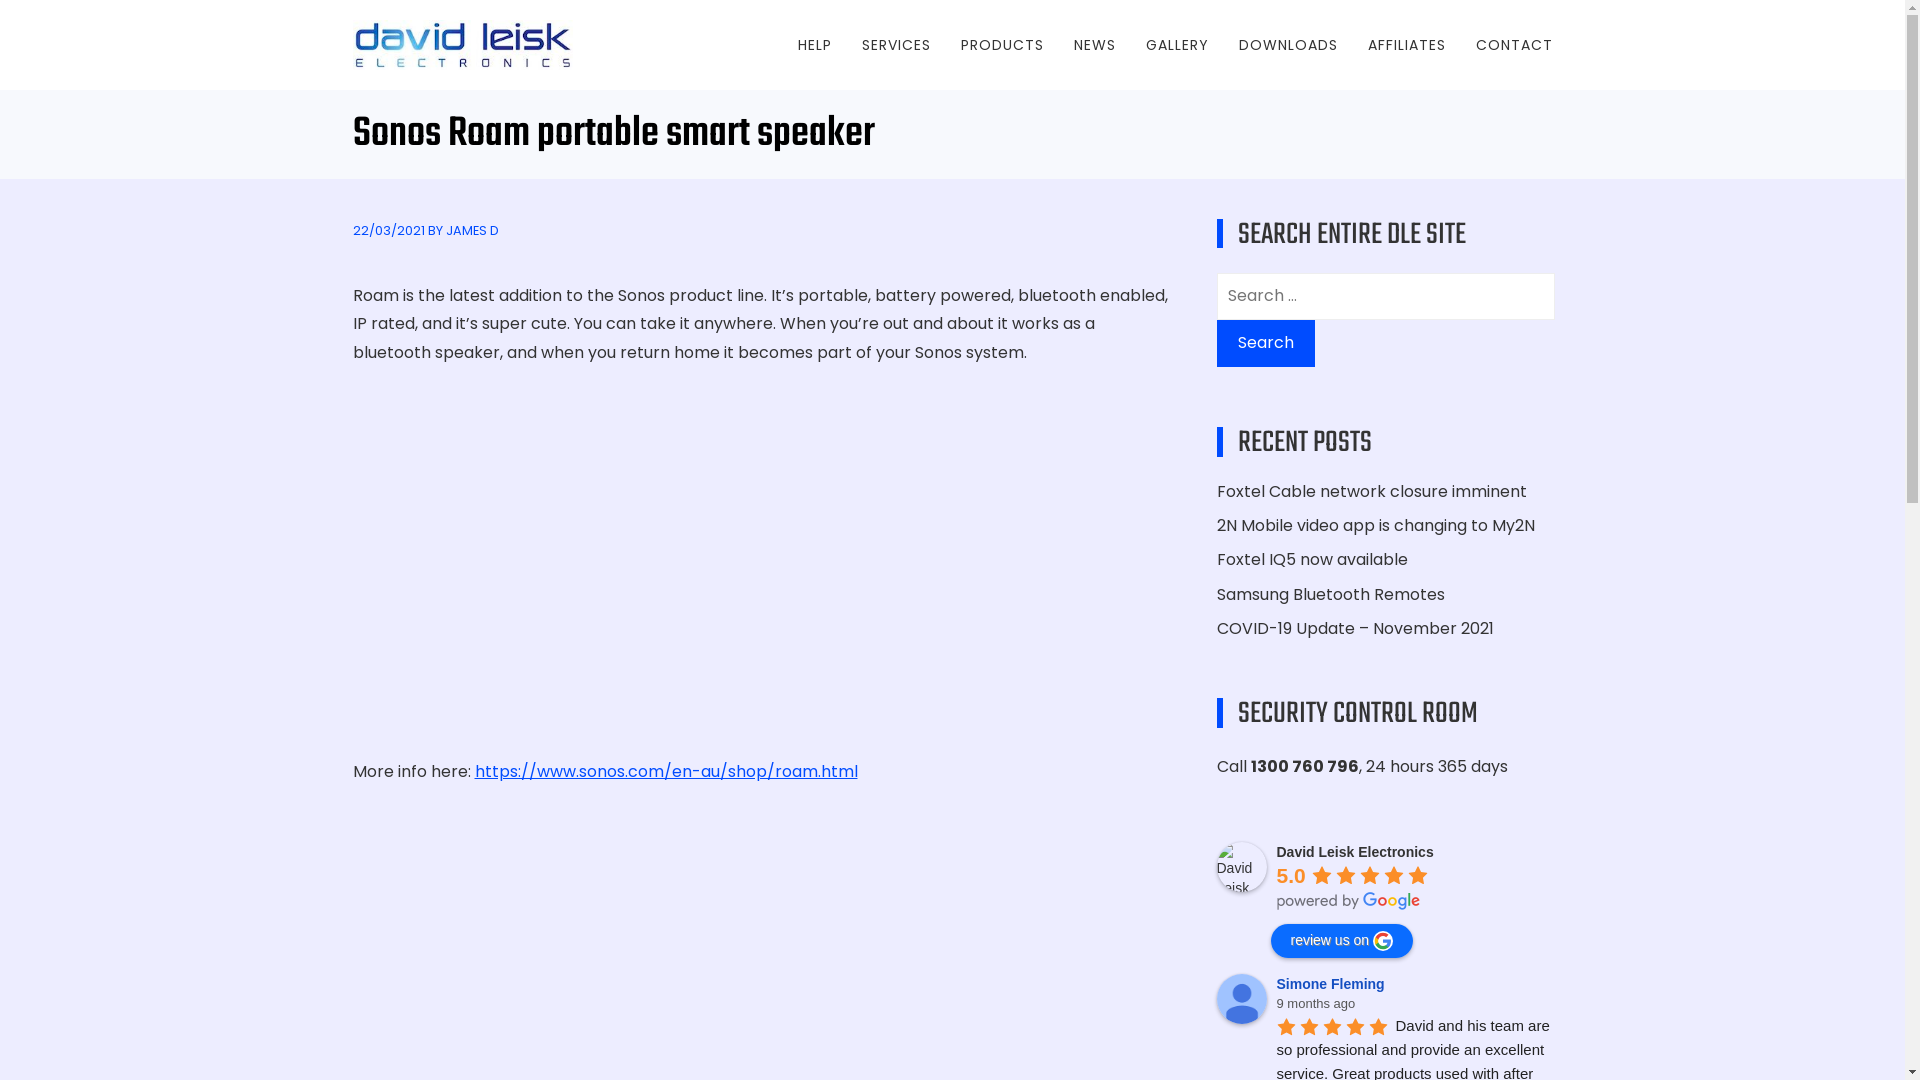  Describe the element at coordinates (1264, 342) in the screenshot. I see `'Search'` at that location.